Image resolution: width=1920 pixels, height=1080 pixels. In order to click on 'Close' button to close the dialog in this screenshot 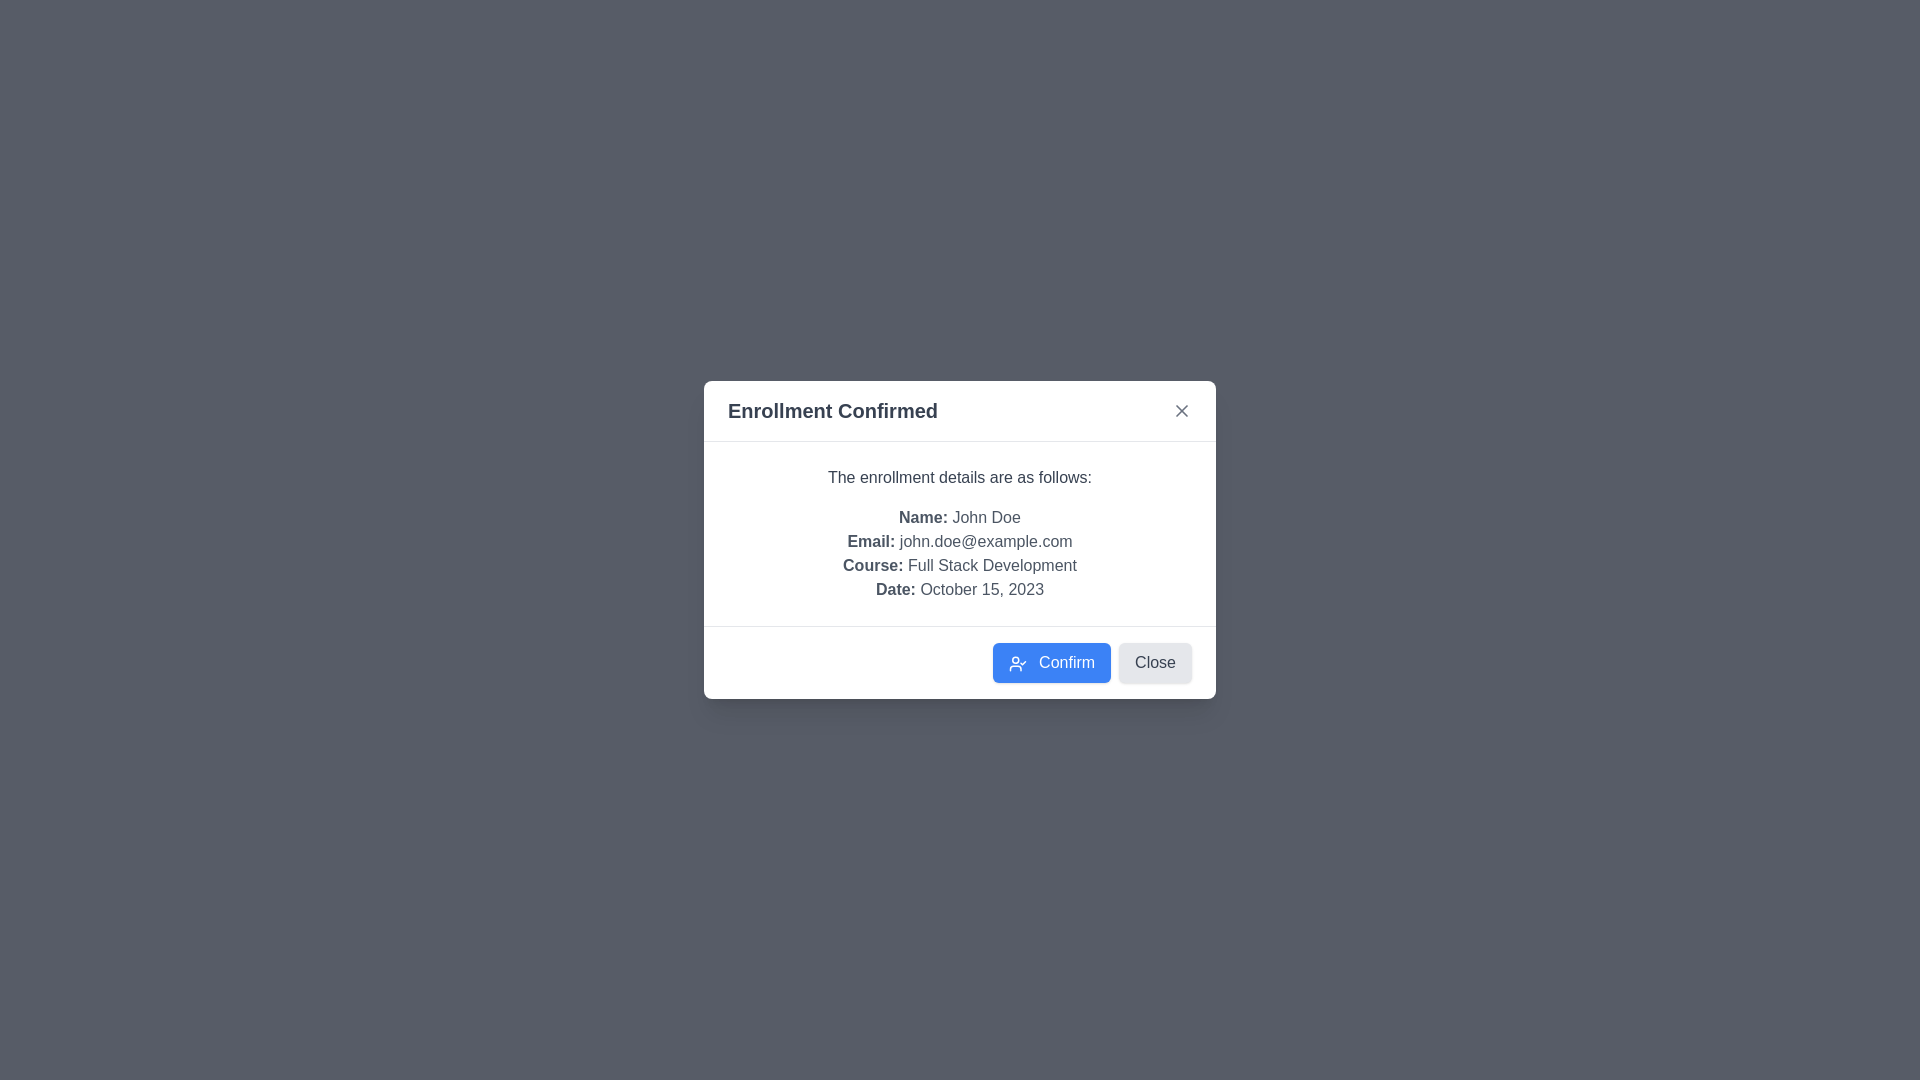, I will do `click(1155, 663)`.